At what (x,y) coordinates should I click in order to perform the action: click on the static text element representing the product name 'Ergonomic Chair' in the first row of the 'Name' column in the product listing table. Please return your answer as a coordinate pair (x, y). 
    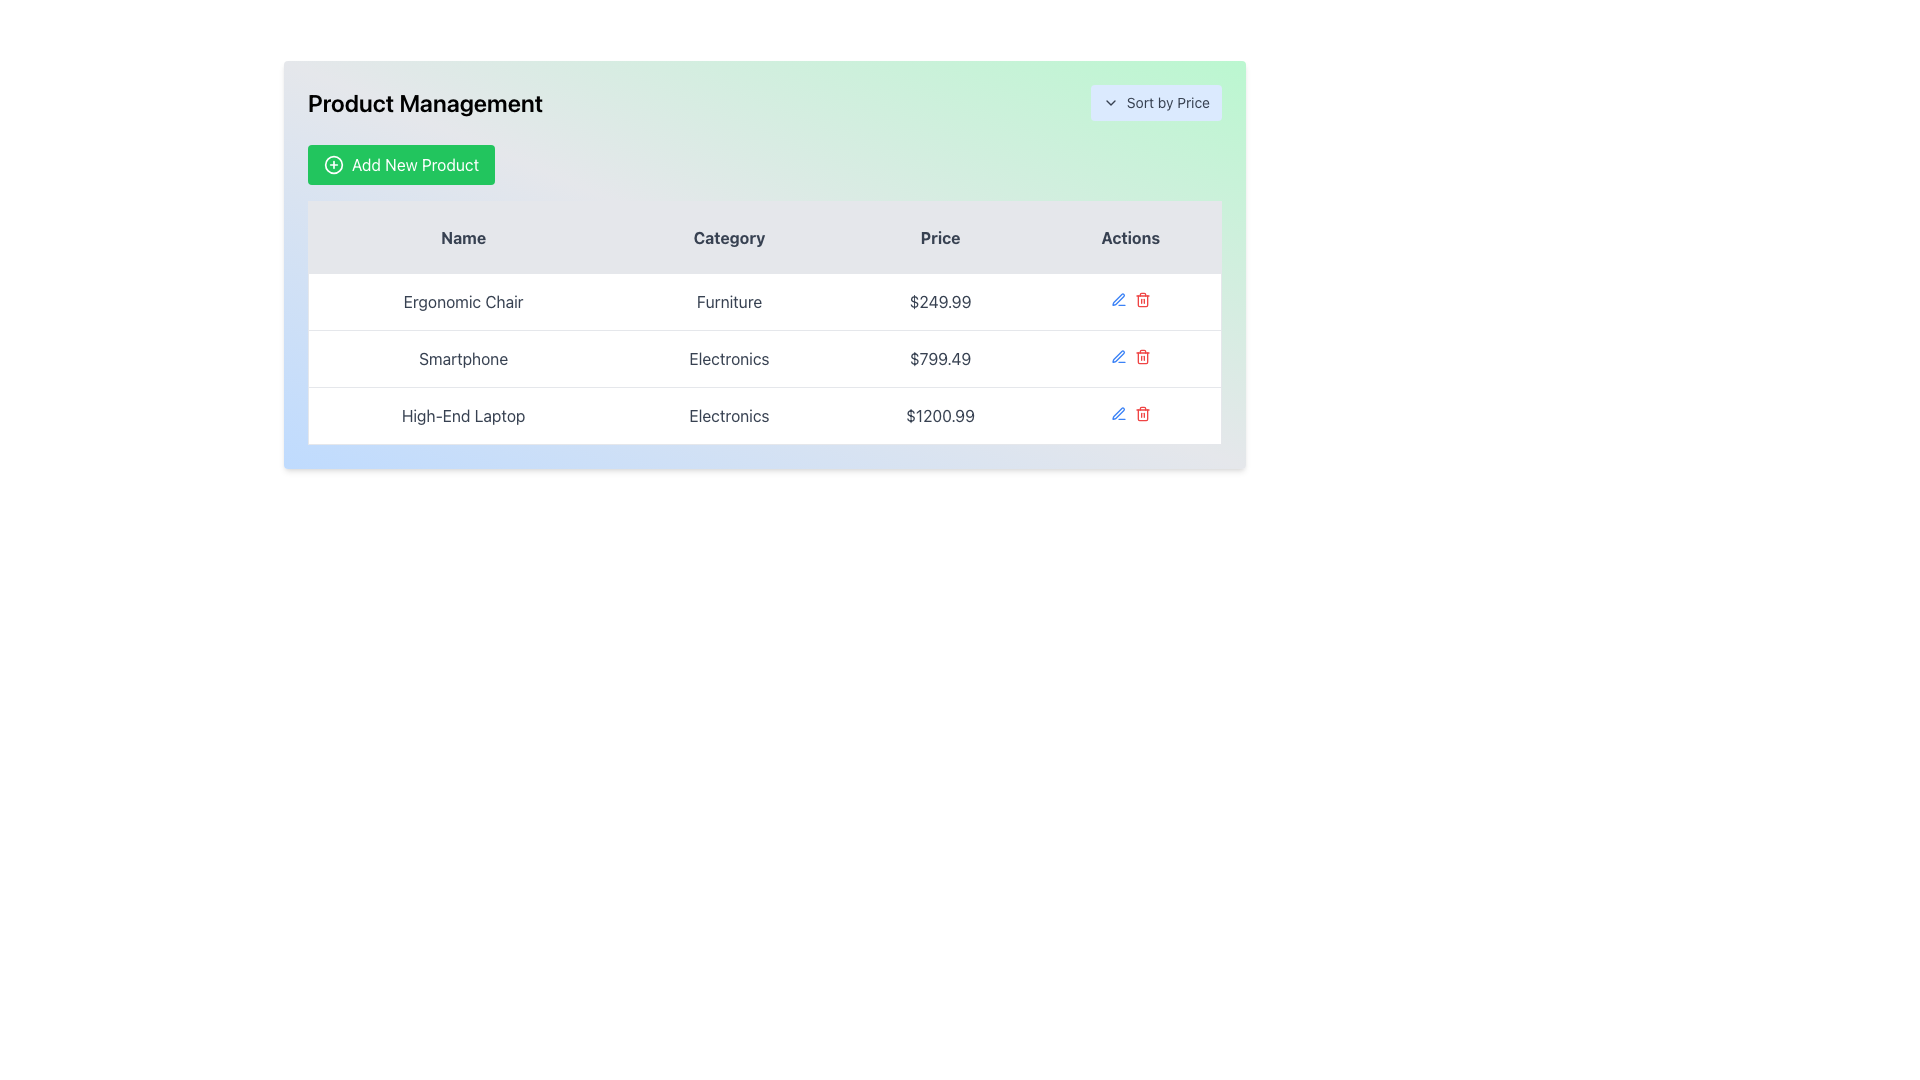
    Looking at the image, I should click on (462, 302).